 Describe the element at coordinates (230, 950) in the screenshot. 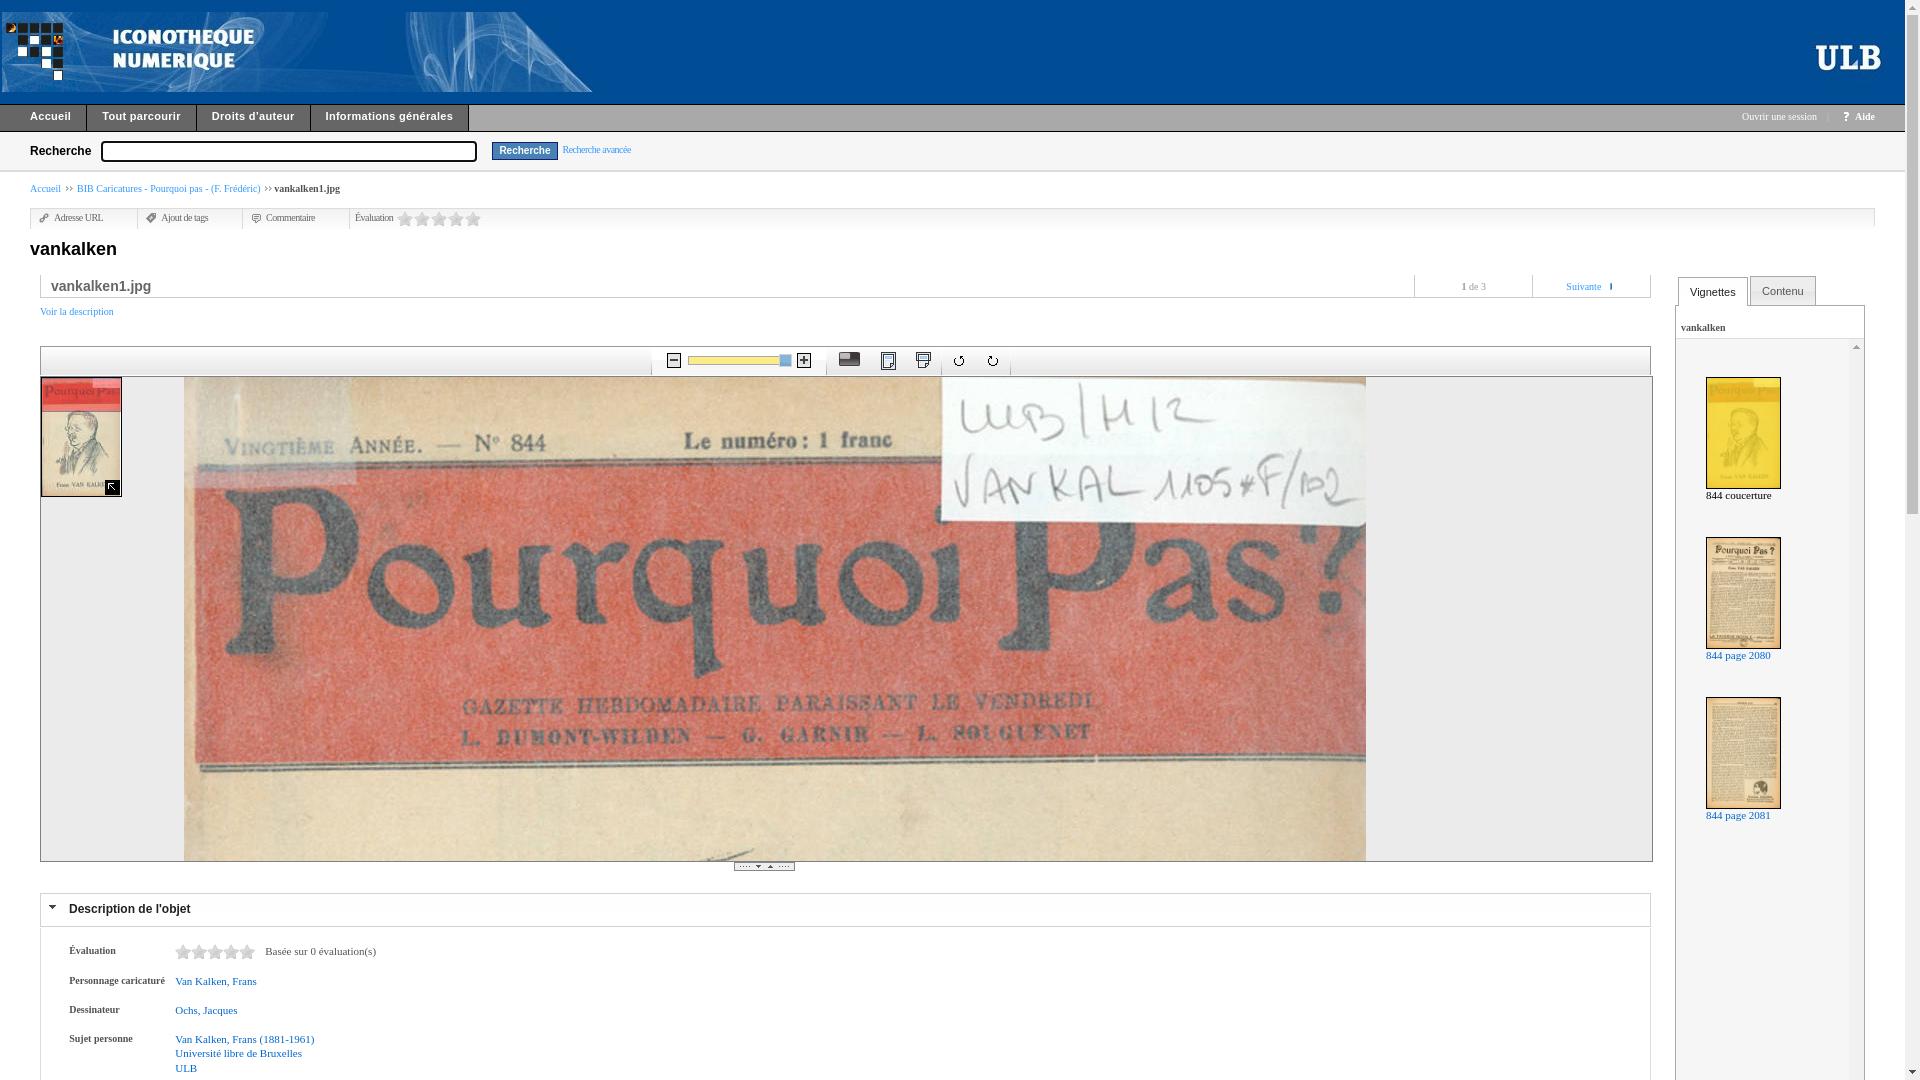

I see `'13'` at that location.